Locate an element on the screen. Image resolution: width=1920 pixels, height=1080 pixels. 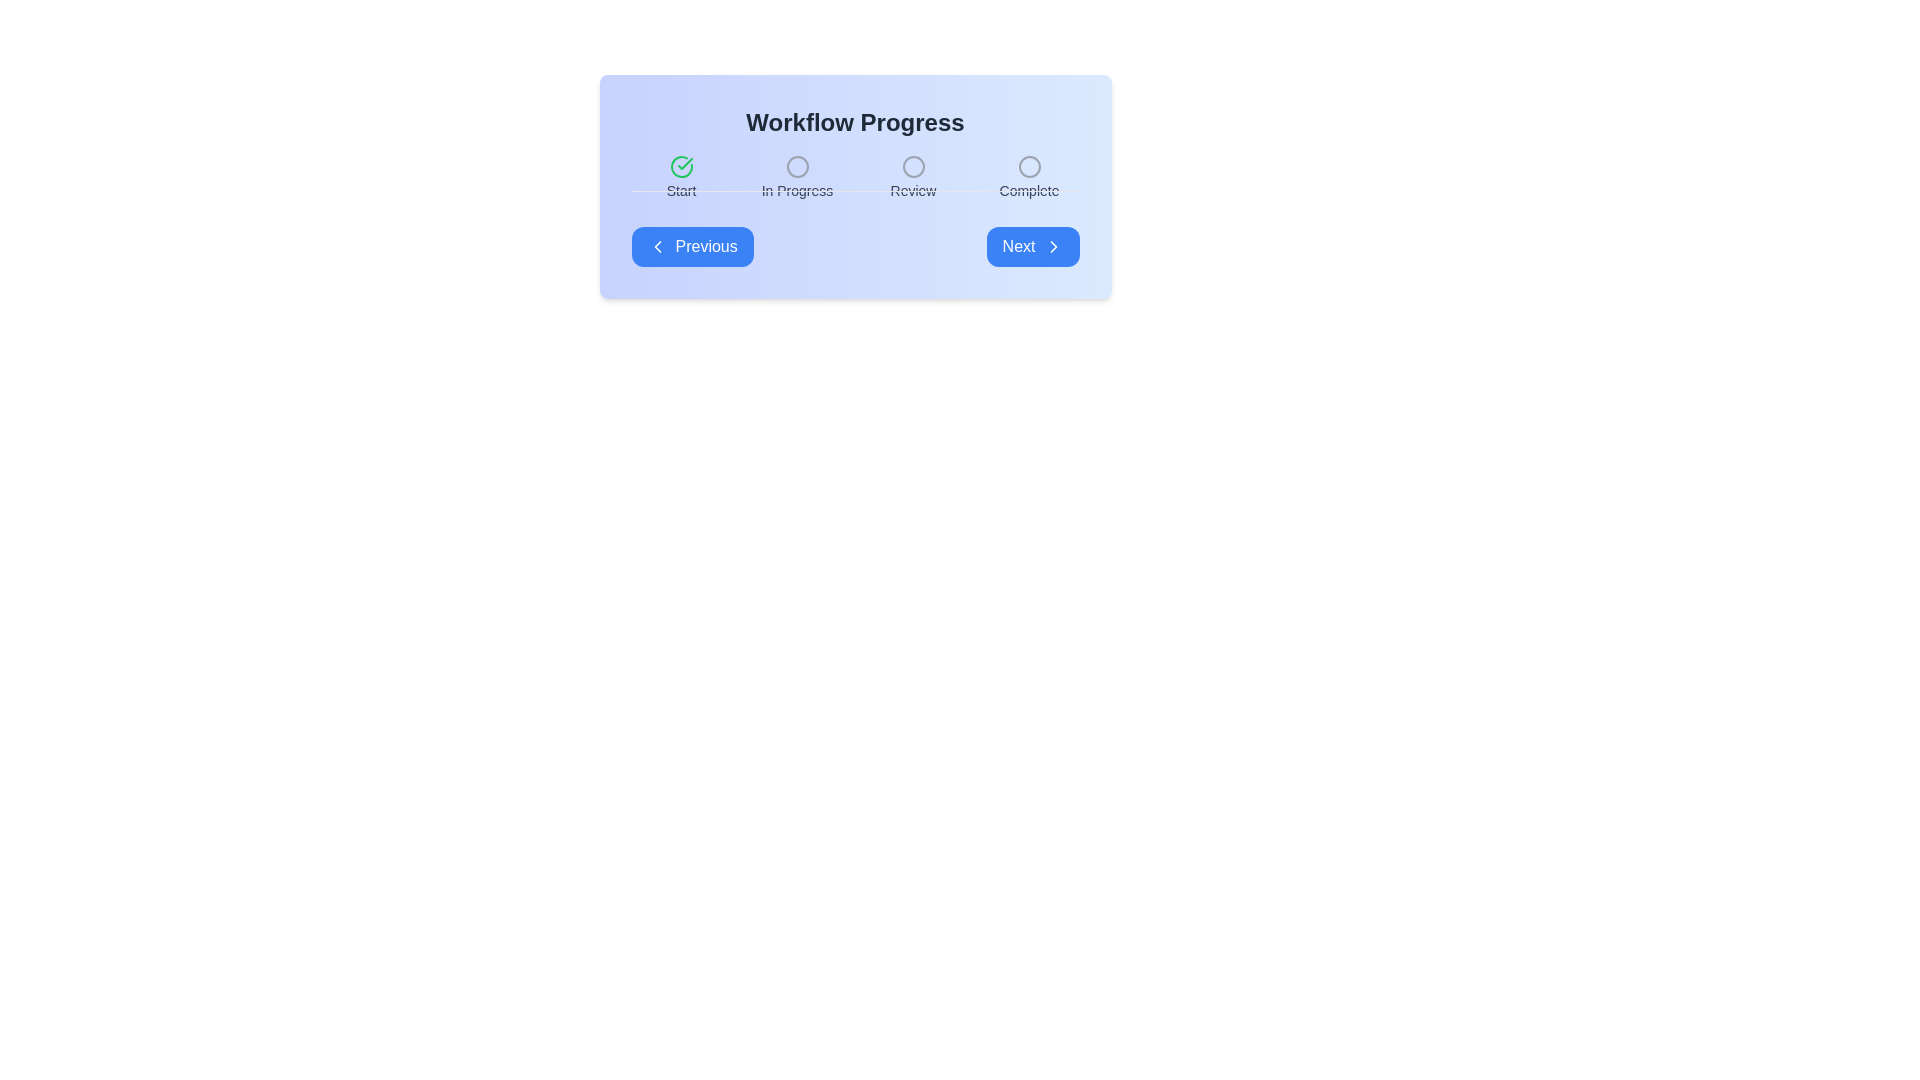
the Workflow Step Indicator labeled 'In Progress', which is a circular icon with a gray border and a label below it, indicating its unselected state is located at coordinates (796, 177).